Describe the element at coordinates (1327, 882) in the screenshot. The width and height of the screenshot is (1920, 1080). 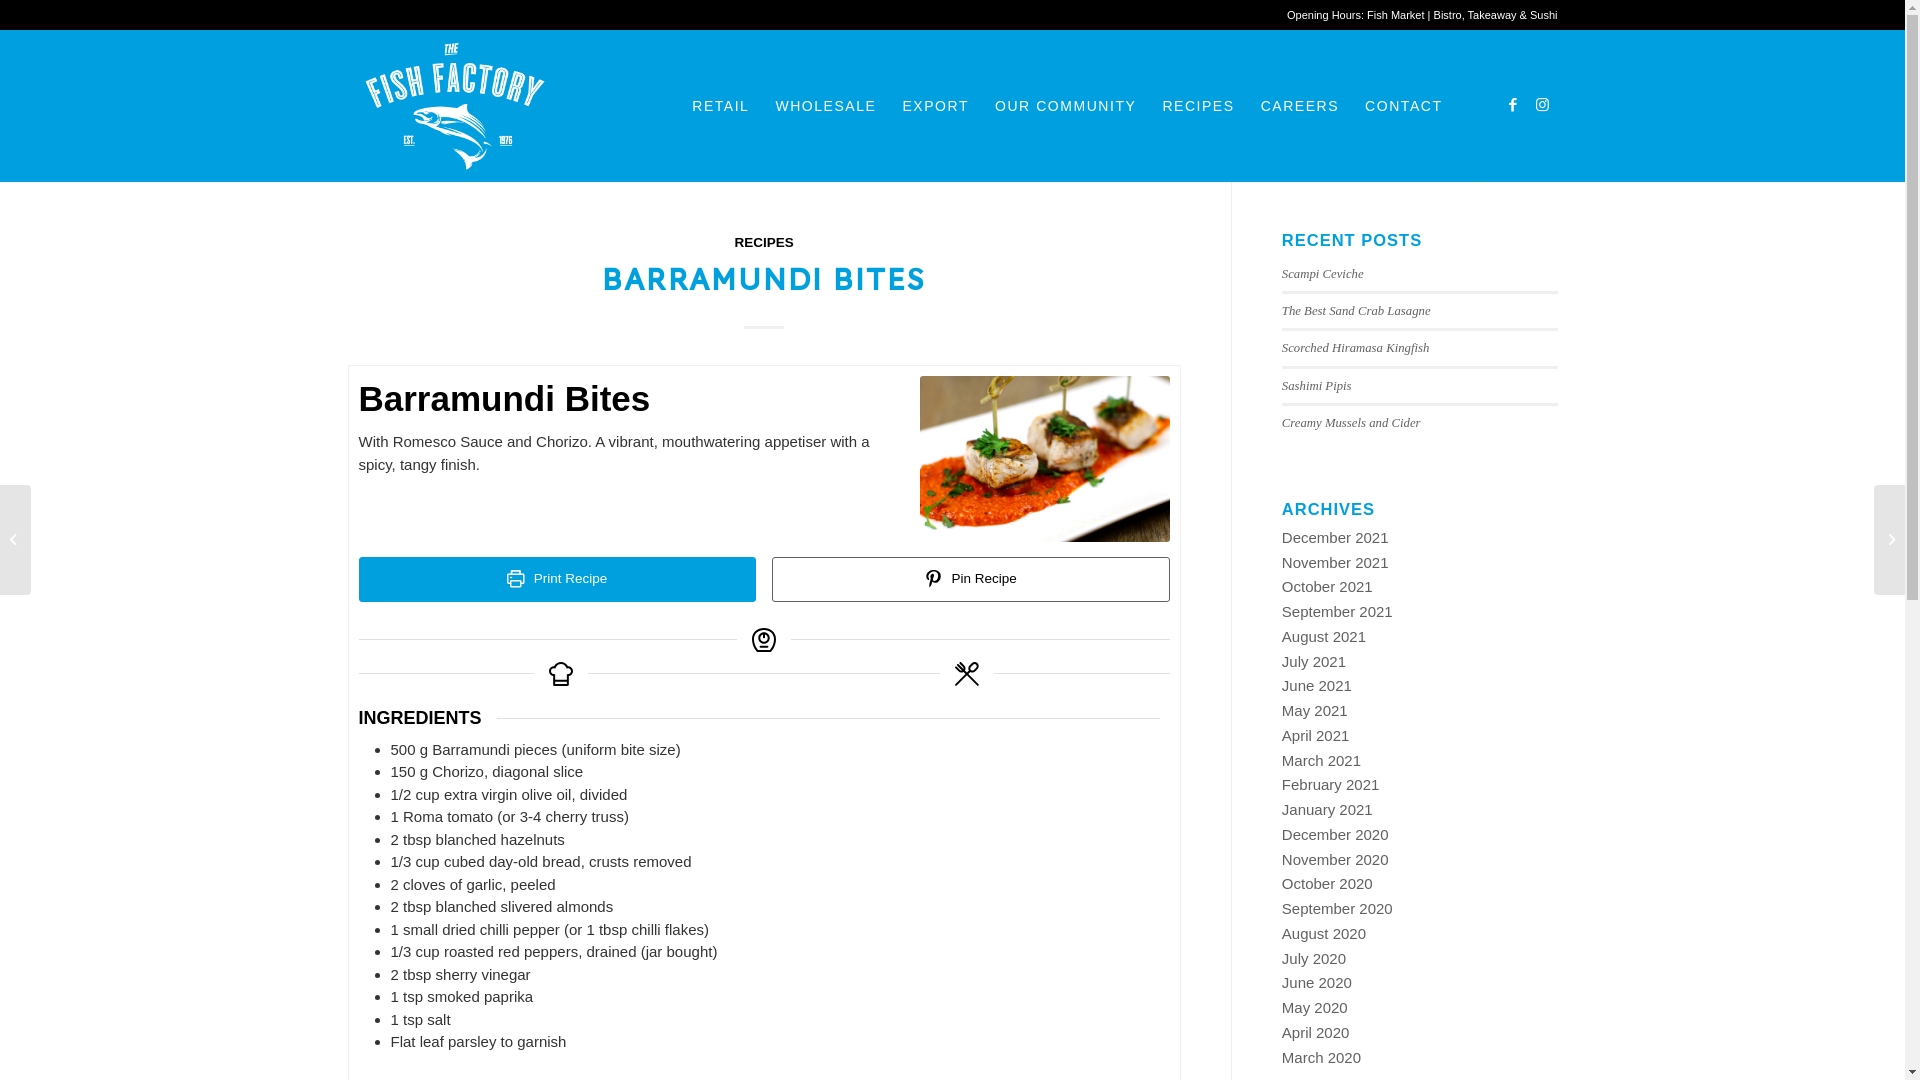
I see `'October 2020'` at that location.